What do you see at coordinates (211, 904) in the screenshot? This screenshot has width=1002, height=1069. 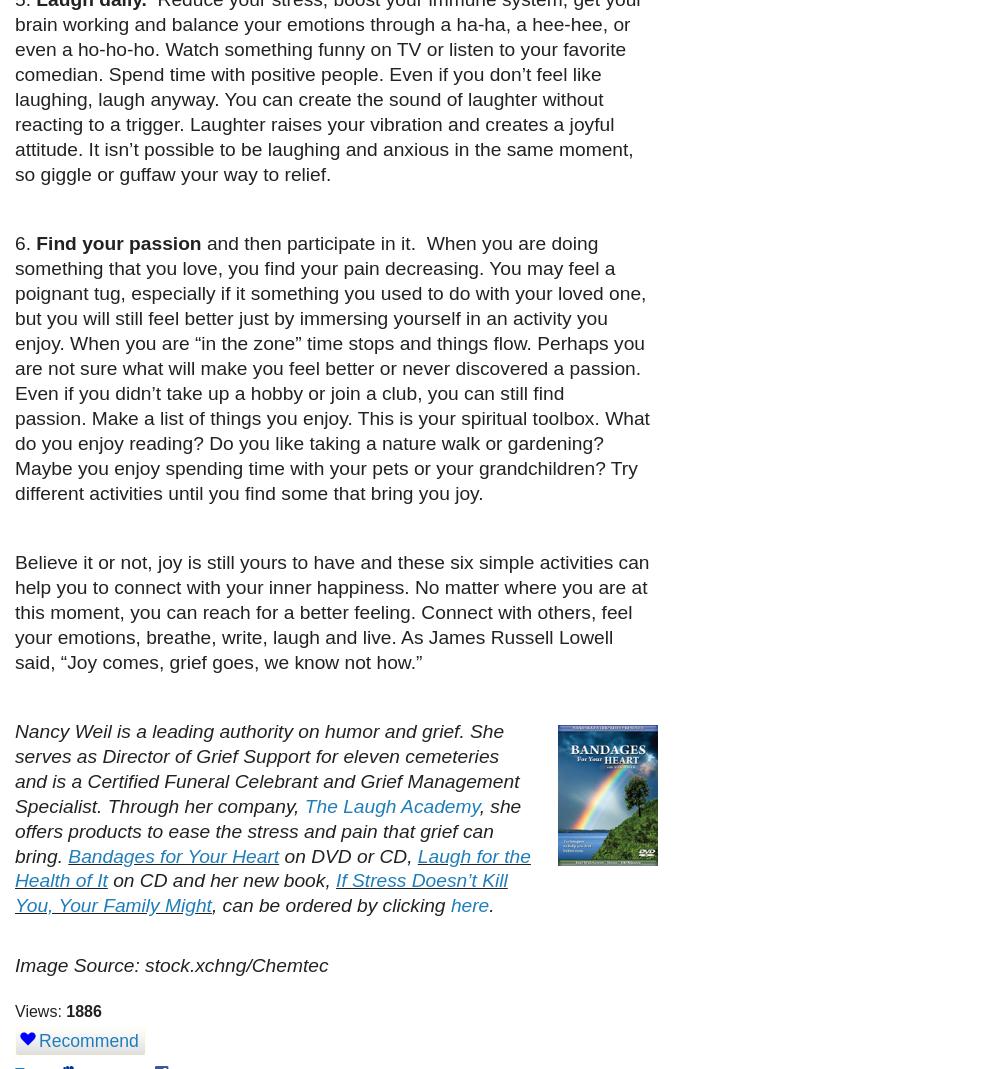 I see `', can be ordered by clicking'` at bounding box center [211, 904].